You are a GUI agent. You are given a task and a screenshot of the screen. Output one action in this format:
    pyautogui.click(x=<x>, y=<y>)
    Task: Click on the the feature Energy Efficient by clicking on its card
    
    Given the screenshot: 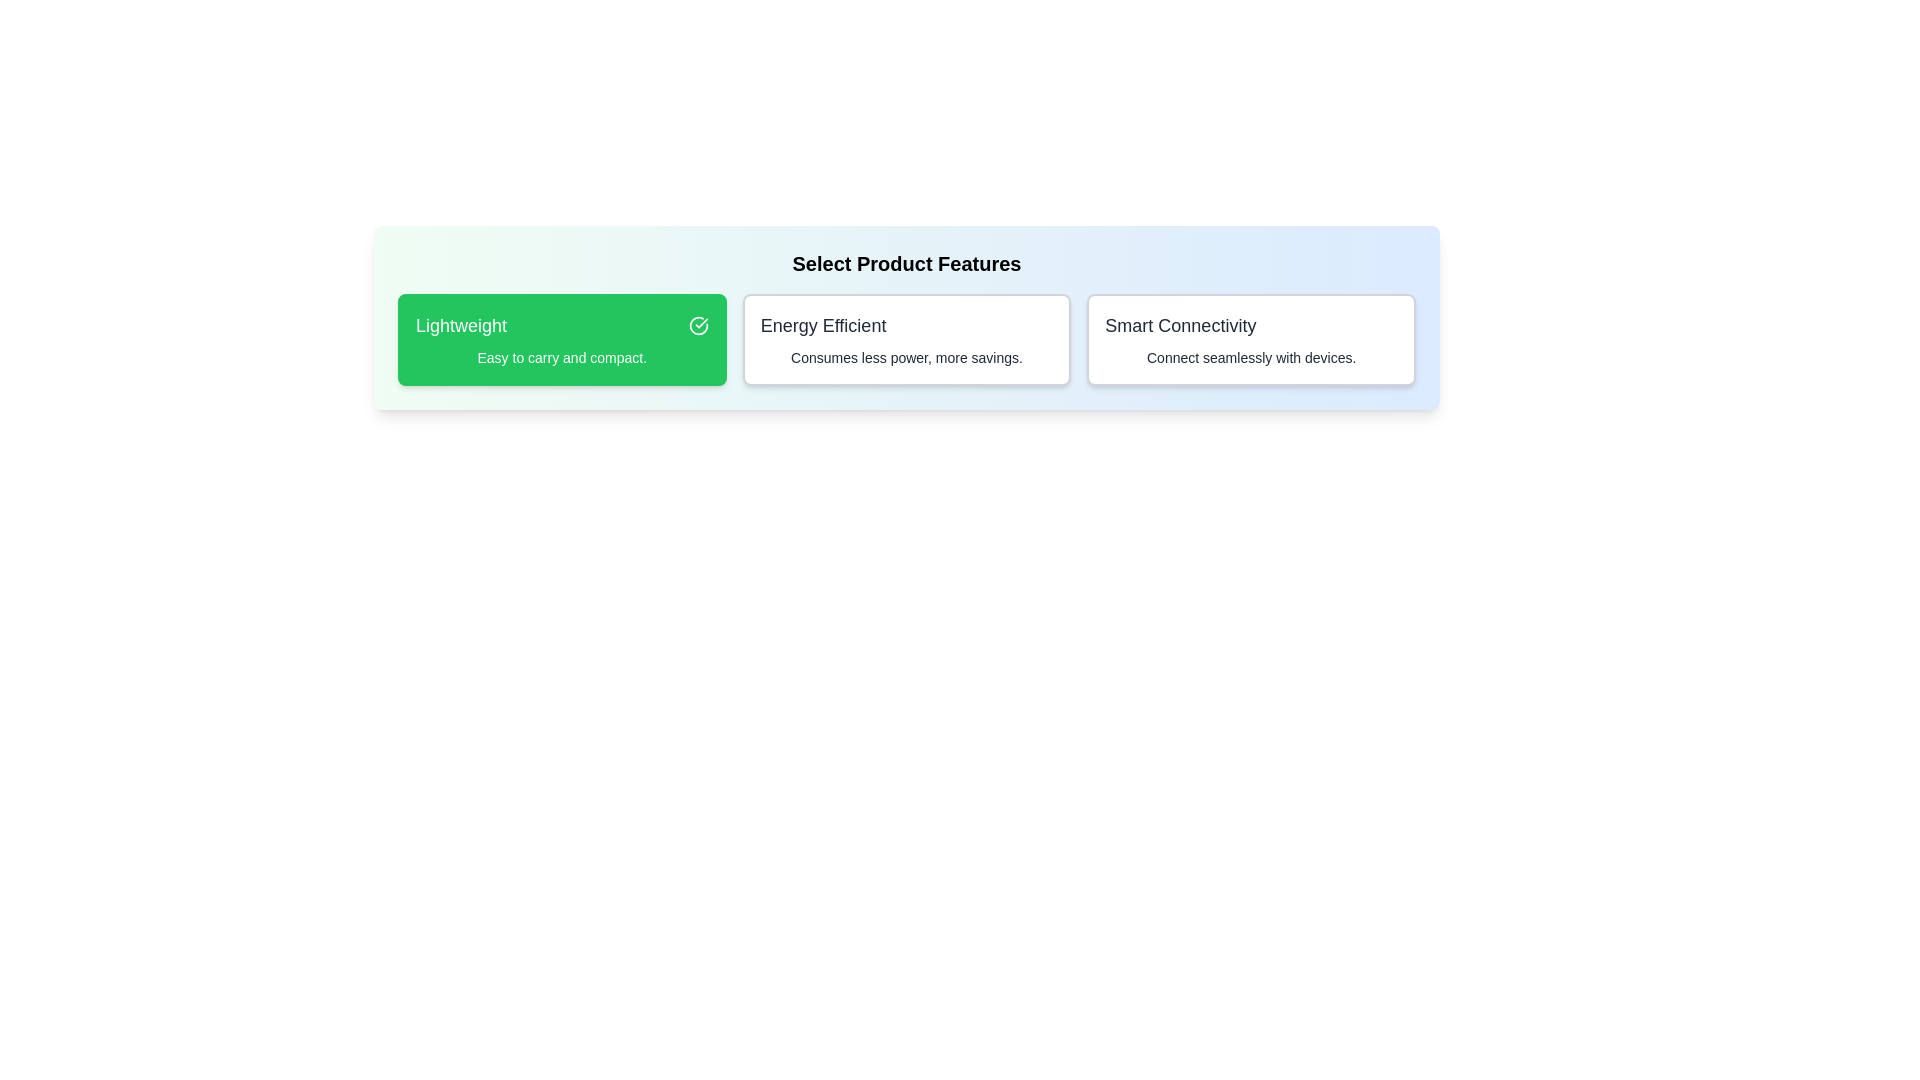 What is the action you would take?
    pyautogui.click(x=905, y=338)
    